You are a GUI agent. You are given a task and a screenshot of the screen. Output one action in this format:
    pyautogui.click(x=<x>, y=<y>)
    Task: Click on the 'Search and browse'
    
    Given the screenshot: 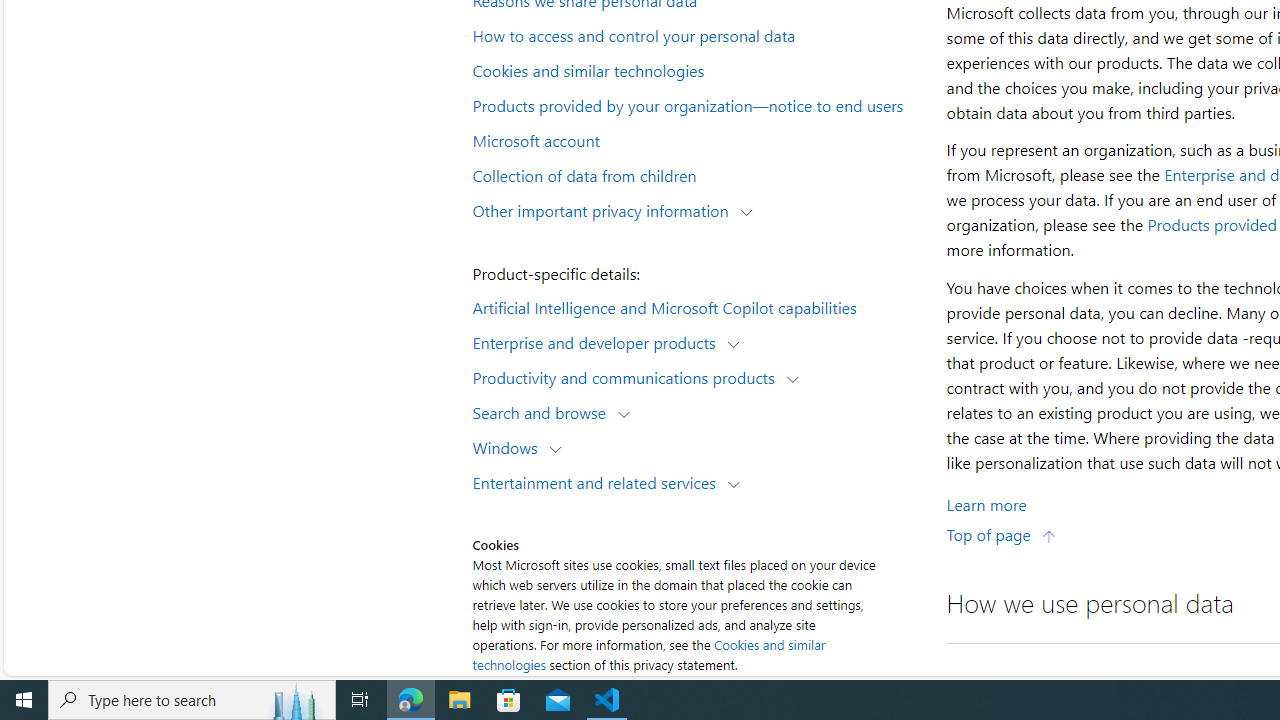 What is the action you would take?
    pyautogui.click(x=544, y=411)
    